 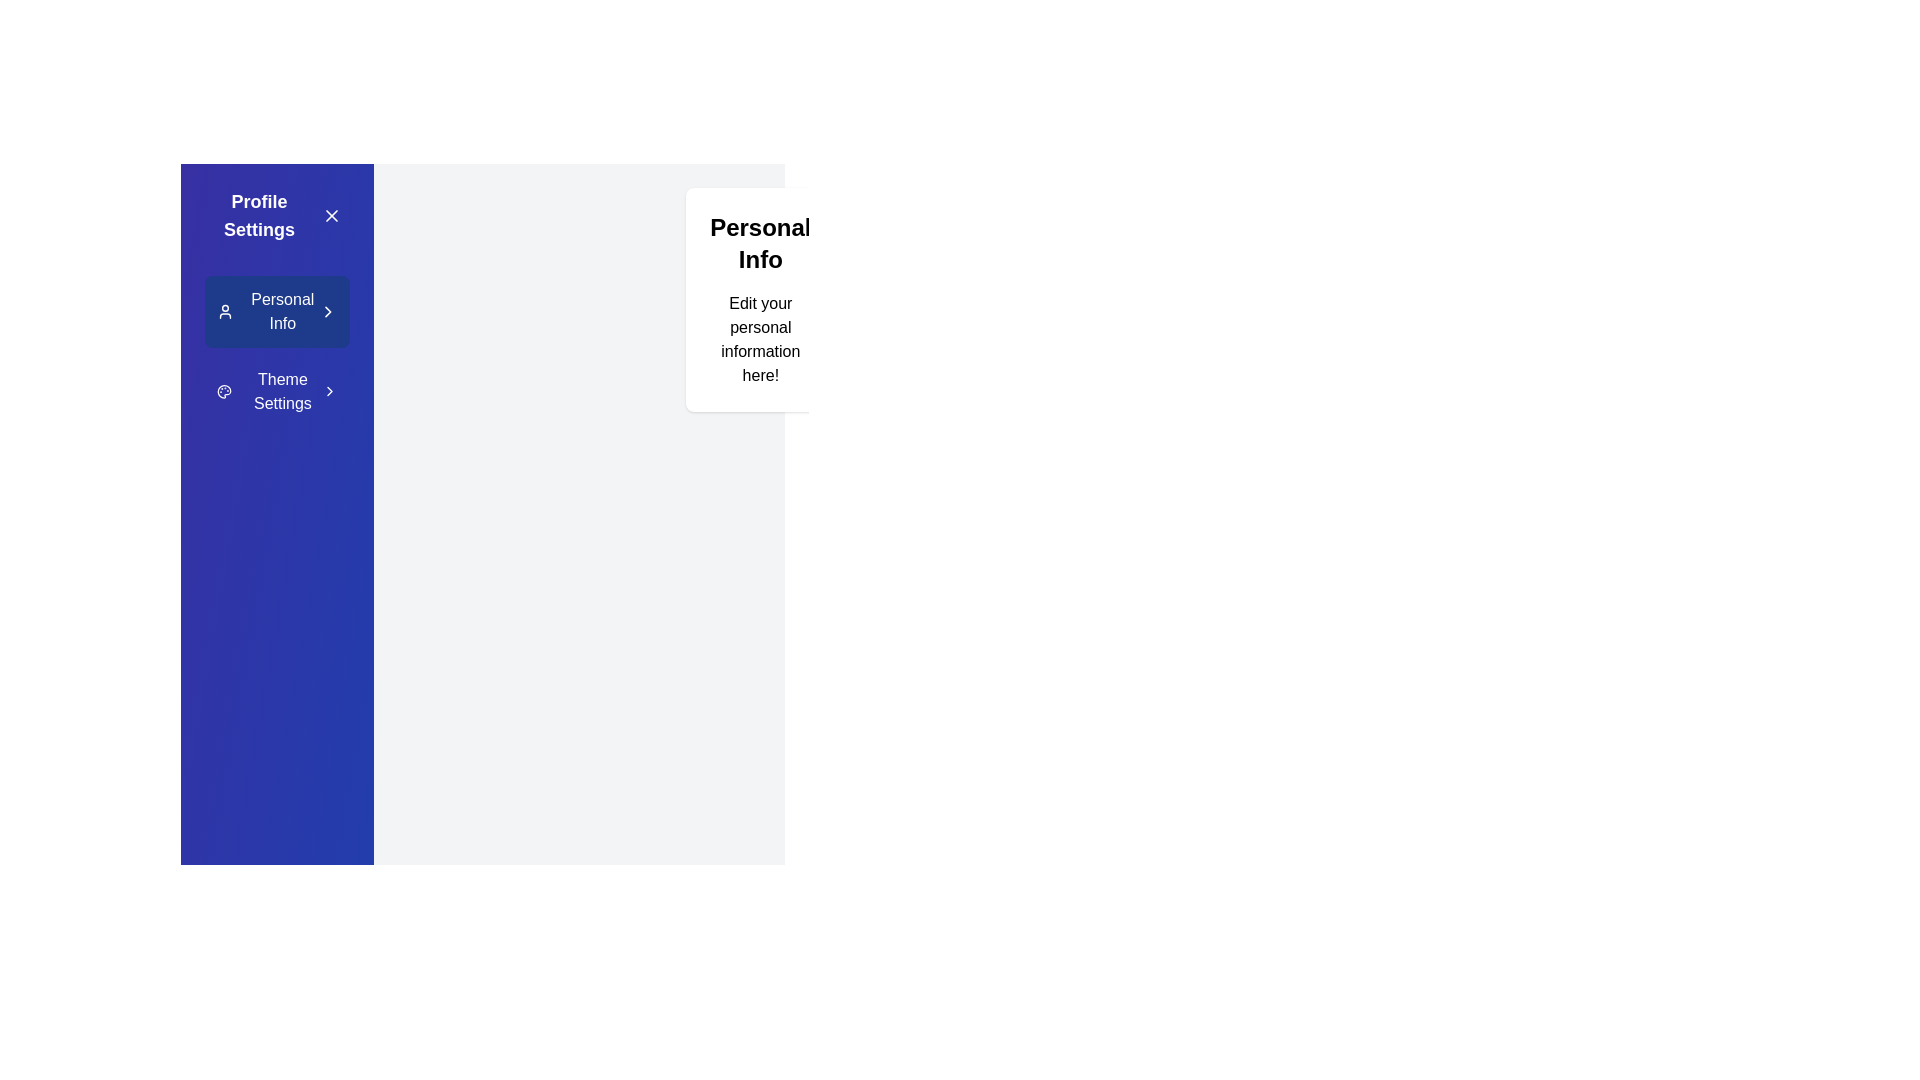 I want to click on the 'Theme Settings' icon located in the left sidebar under the 'Theme Settings' menu item, below 'Personal Info', so click(x=224, y=392).